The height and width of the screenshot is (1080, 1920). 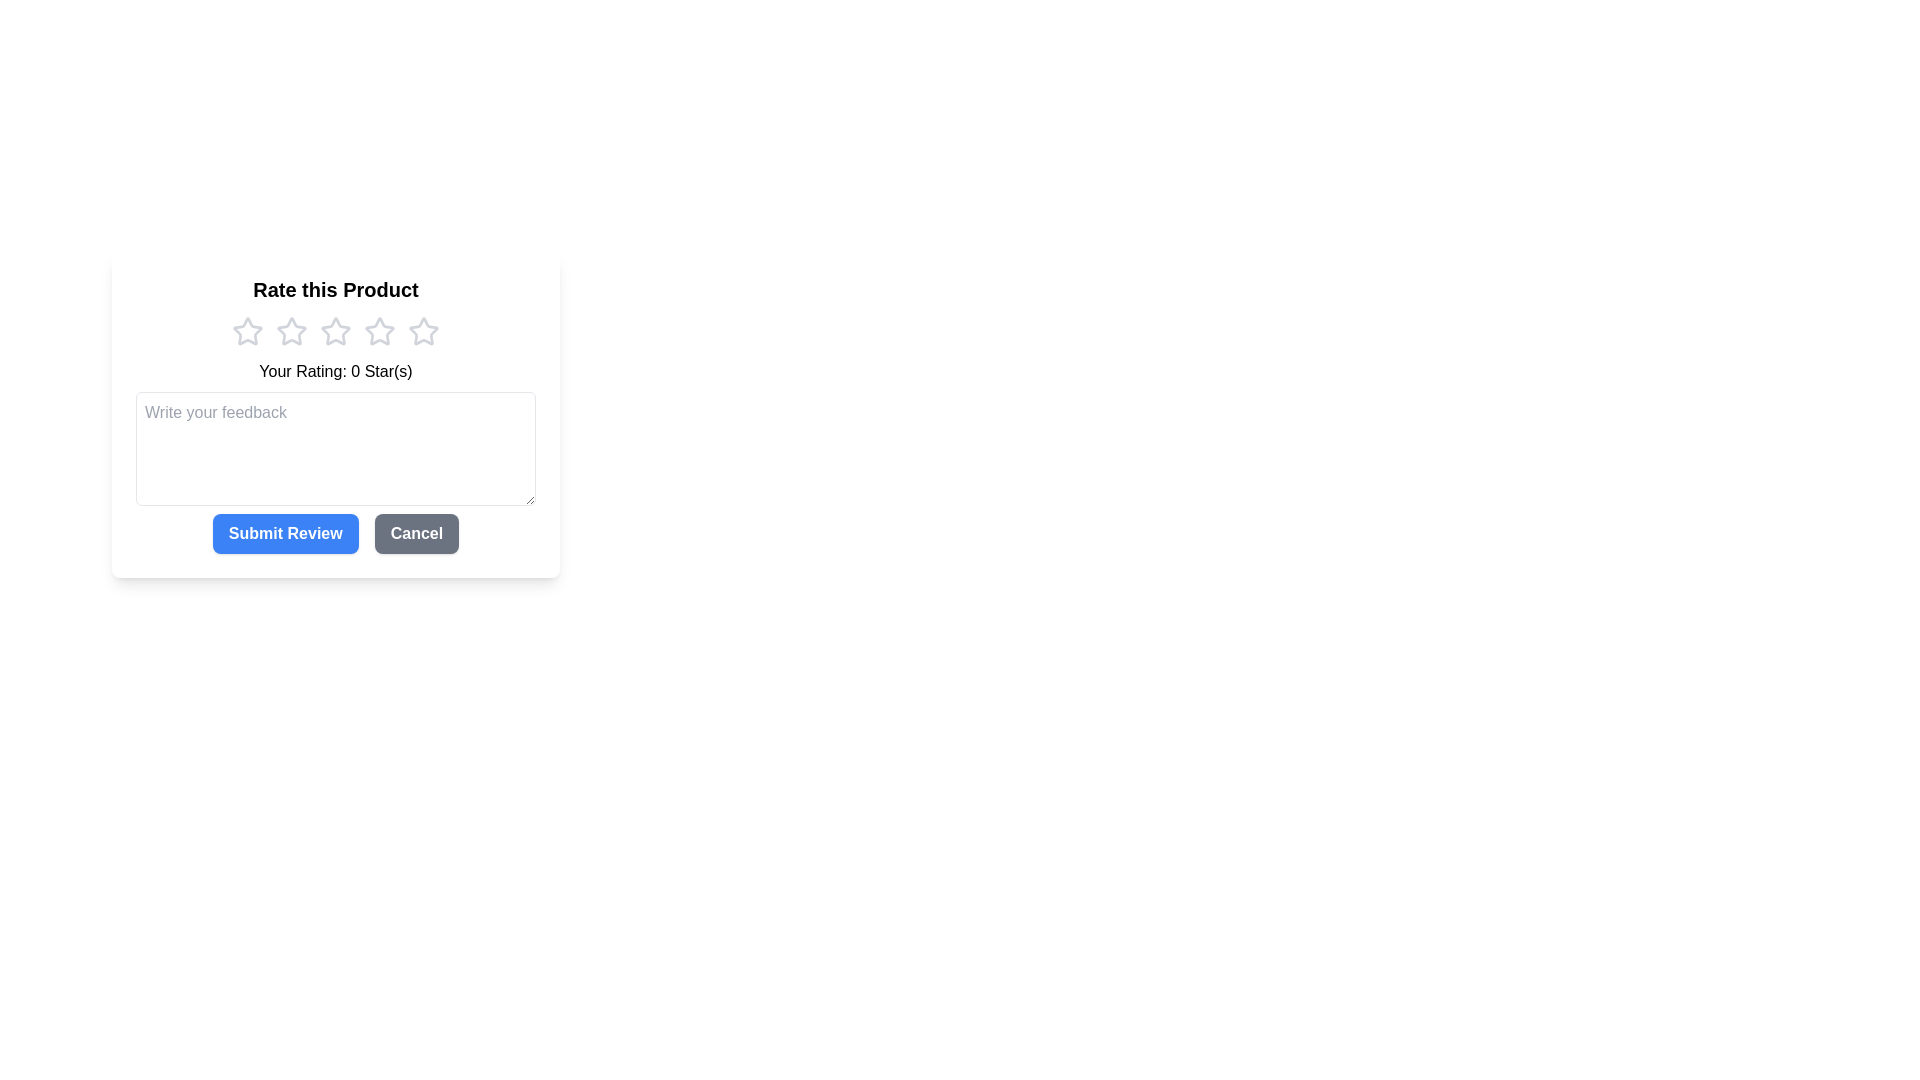 I want to click on the second star icon from the left in the rating system, so click(x=291, y=330).